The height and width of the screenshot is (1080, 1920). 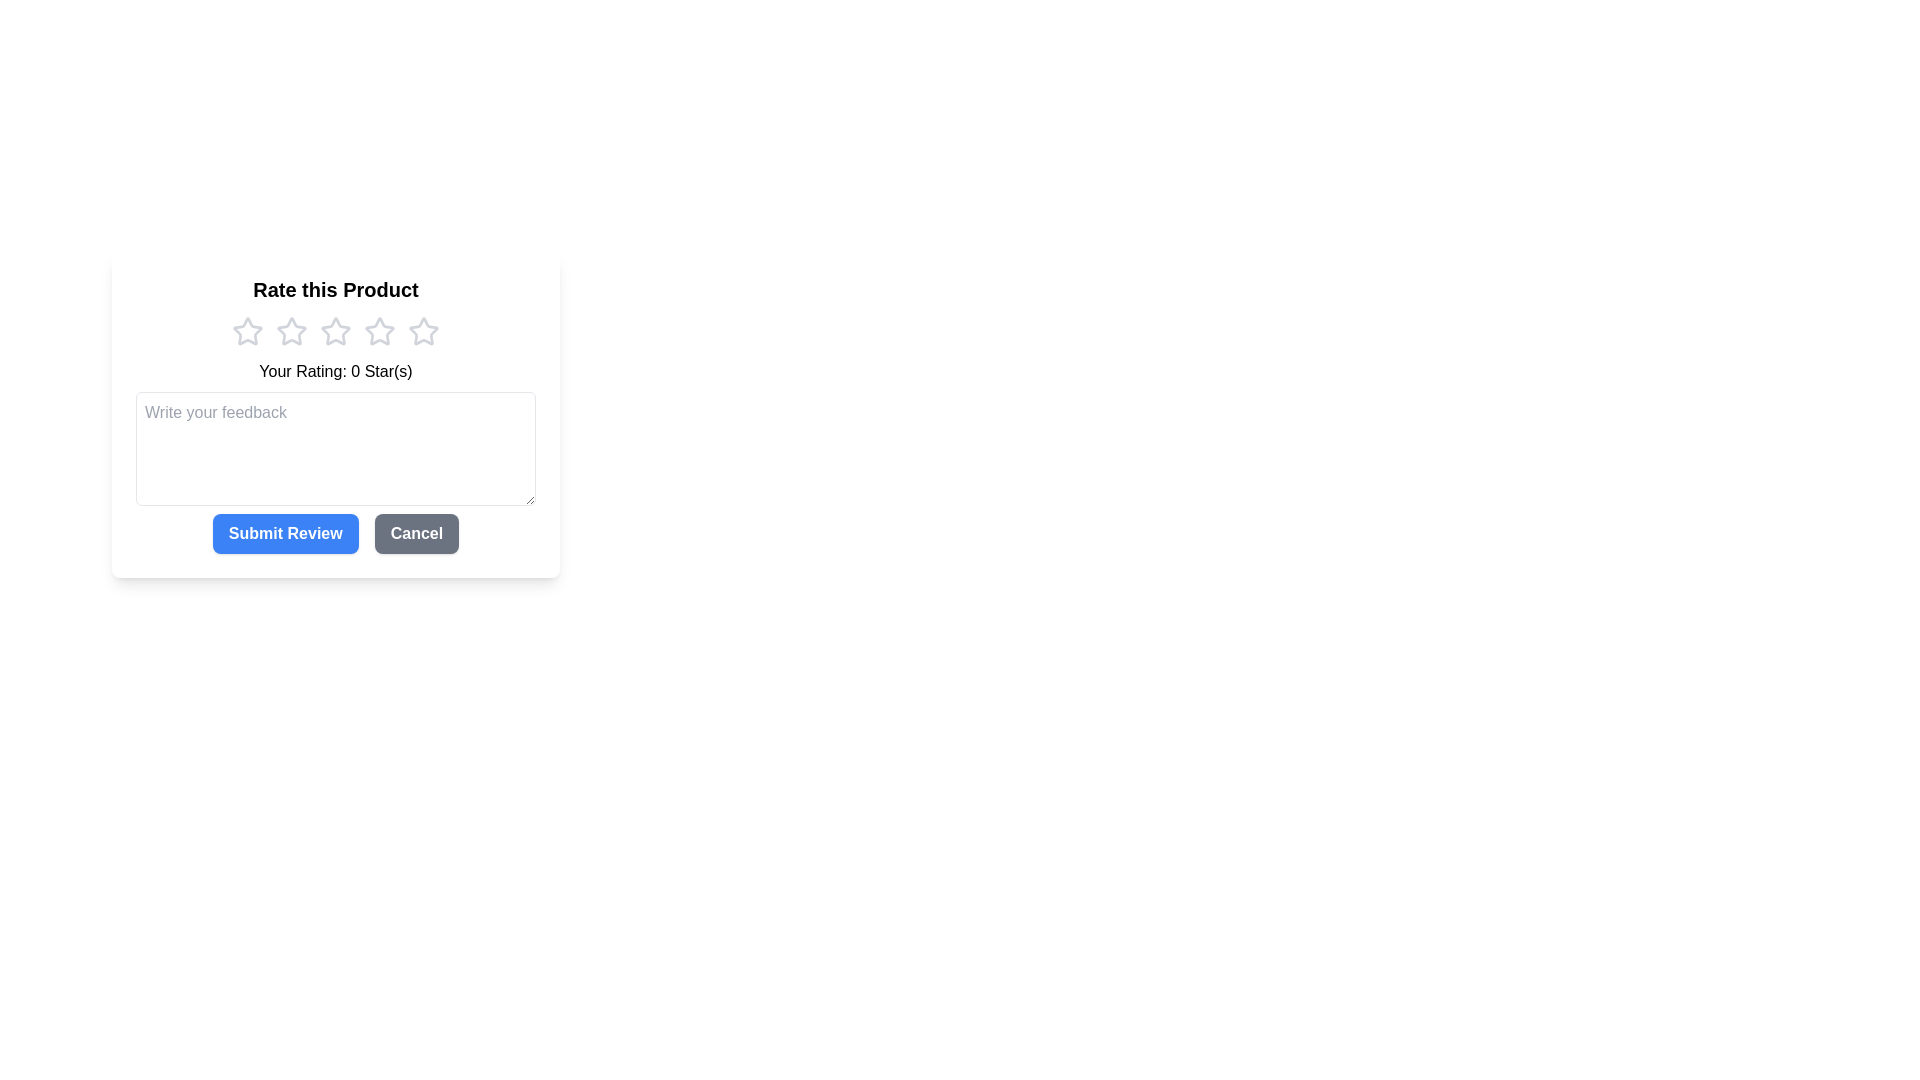 I want to click on the second star icon from the left in the rating system, so click(x=291, y=330).